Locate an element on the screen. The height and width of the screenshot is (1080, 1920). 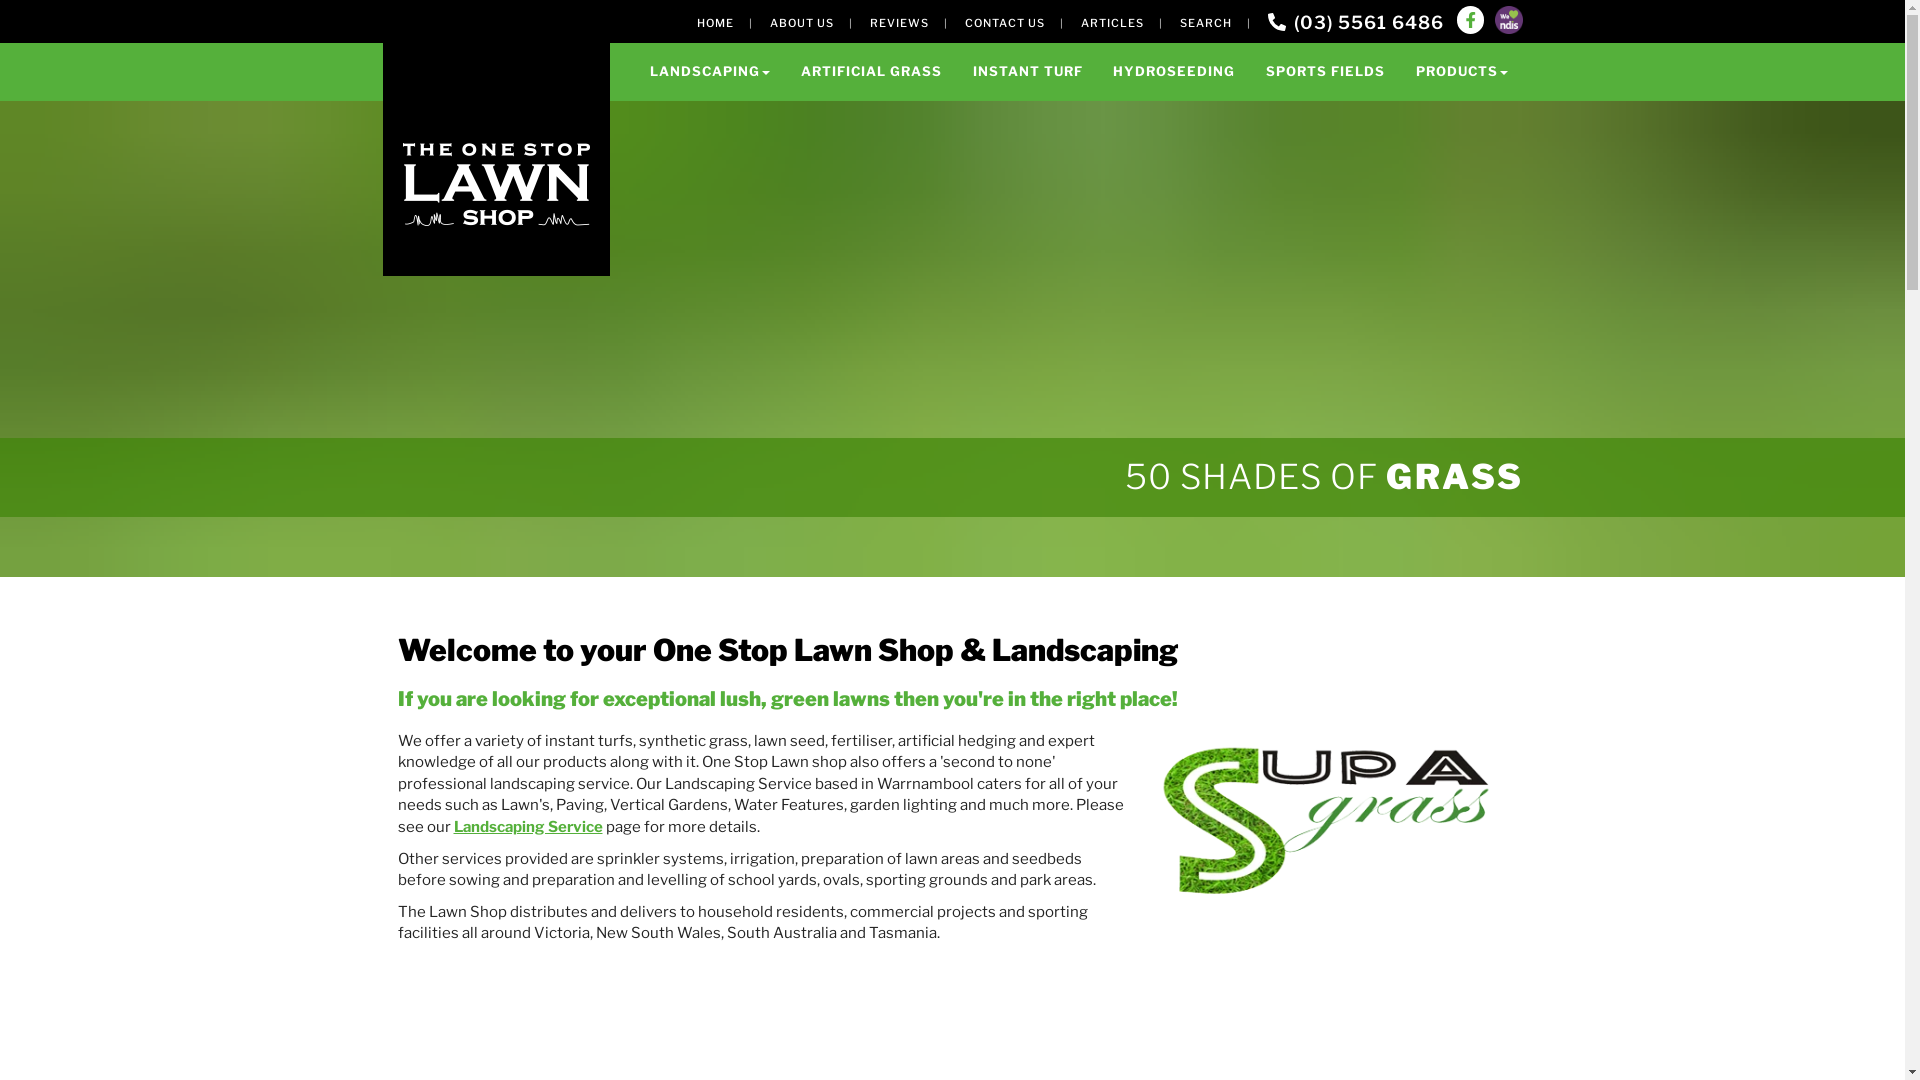
'INSTANT TURF' is located at coordinates (1027, 71).